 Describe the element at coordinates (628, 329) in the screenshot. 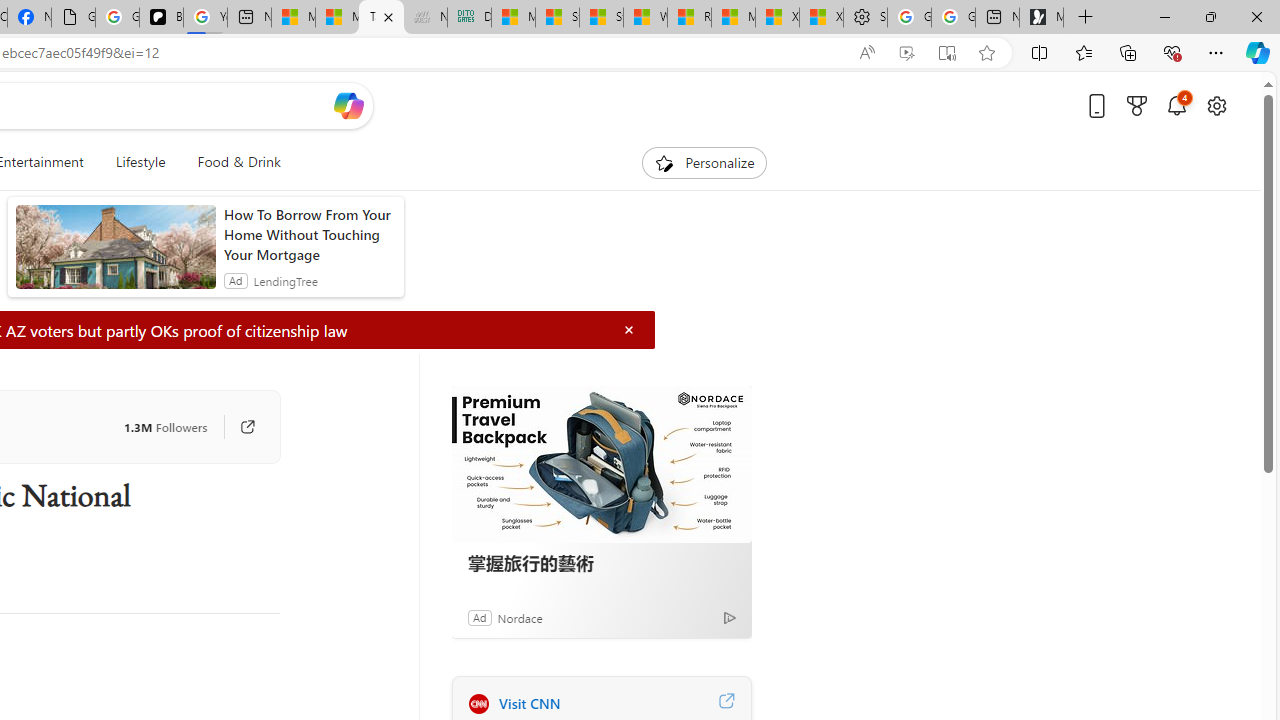

I see `'Hide'` at that location.